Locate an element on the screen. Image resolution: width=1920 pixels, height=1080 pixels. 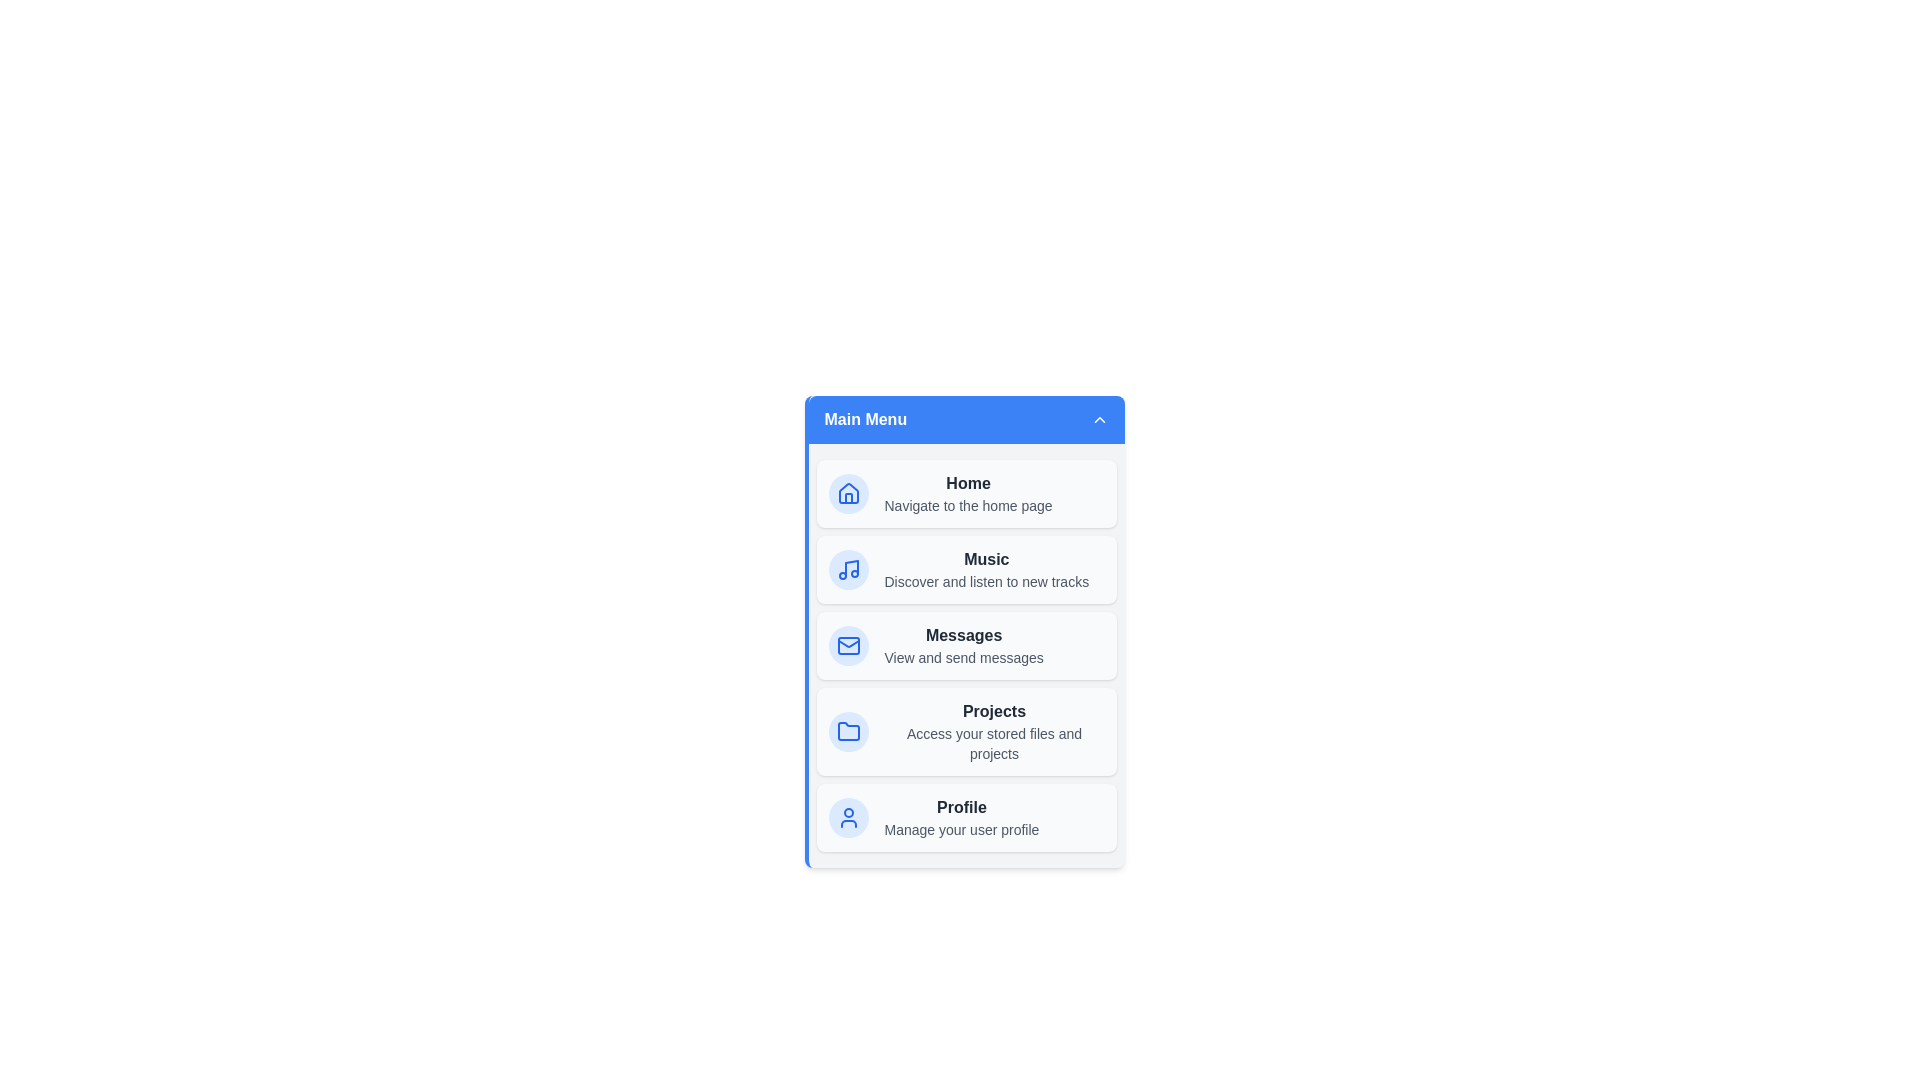
the menu item corresponding to Profile is located at coordinates (966, 817).